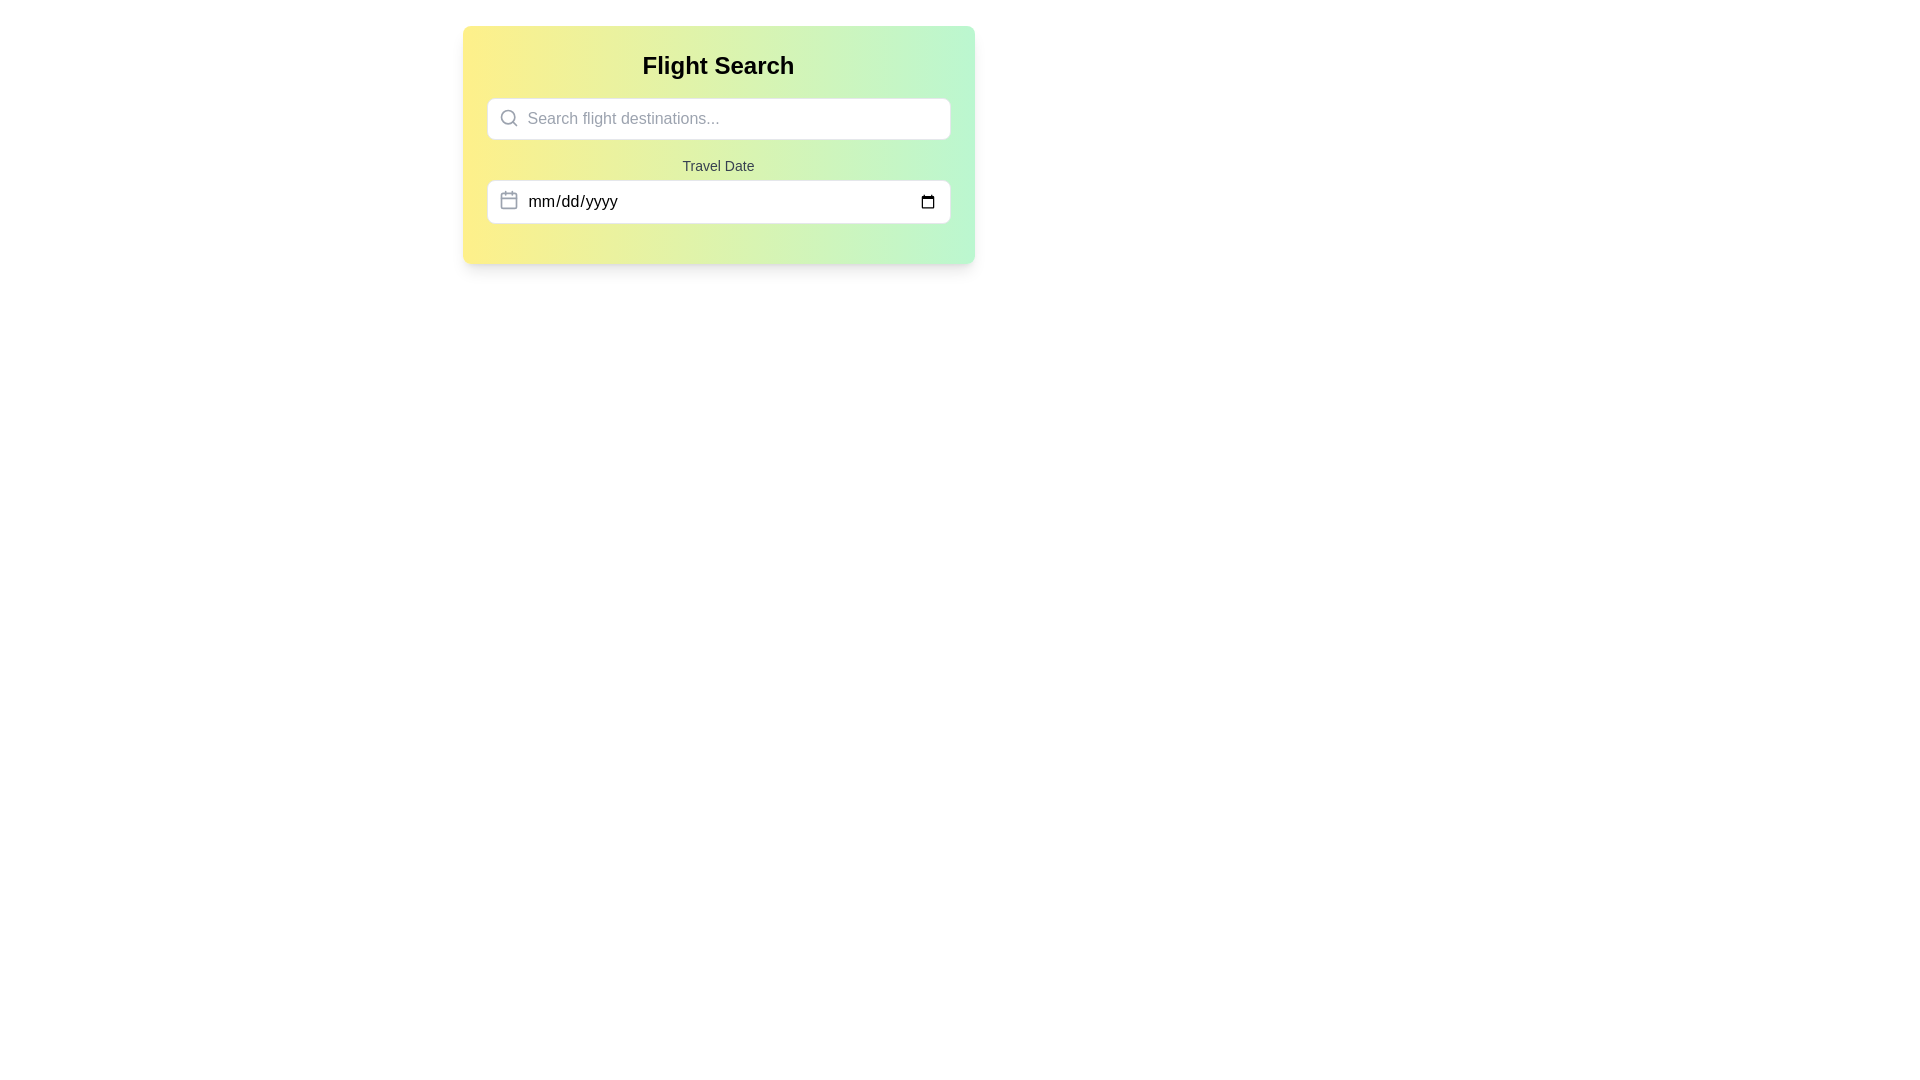 The width and height of the screenshot is (1920, 1080). I want to click on the decorative calendar icon, which is a rectangular shape with rounded corners, located immediately to the left of the 'mm/dd/yyyy' text field in the second row of the form, so click(508, 200).